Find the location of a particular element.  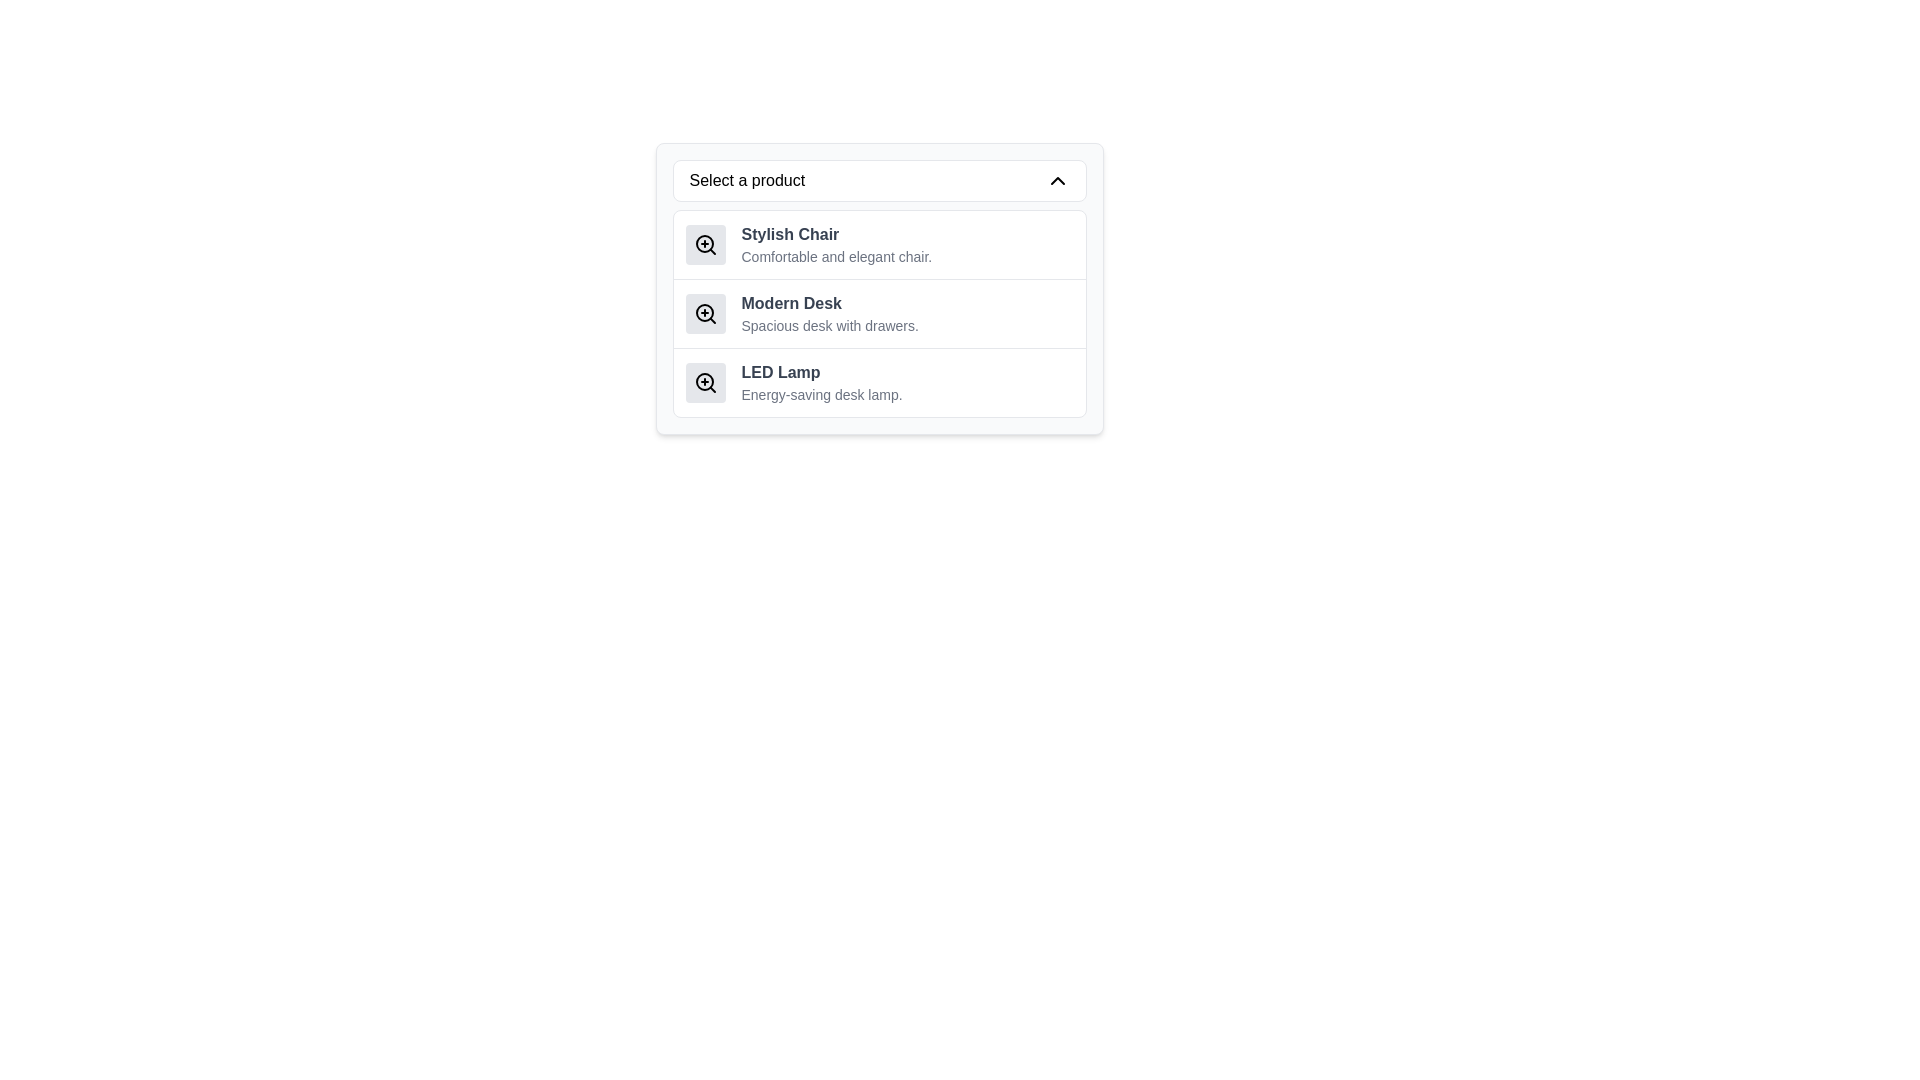

the zoom-in icon represented by a magnifying glass with a plus symbol, located to the left of the 'Stylish Chair' label in the 'Select a product' dropdown is located at coordinates (705, 244).